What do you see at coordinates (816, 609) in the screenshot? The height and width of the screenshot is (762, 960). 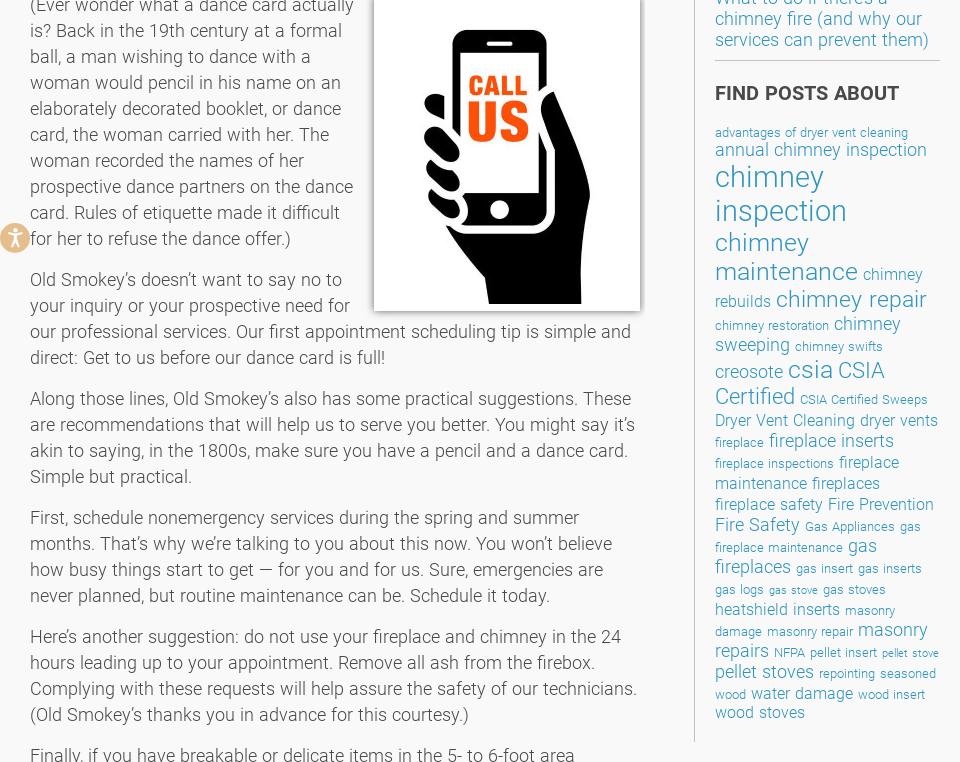 I see `'inserts'` at bounding box center [816, 609].